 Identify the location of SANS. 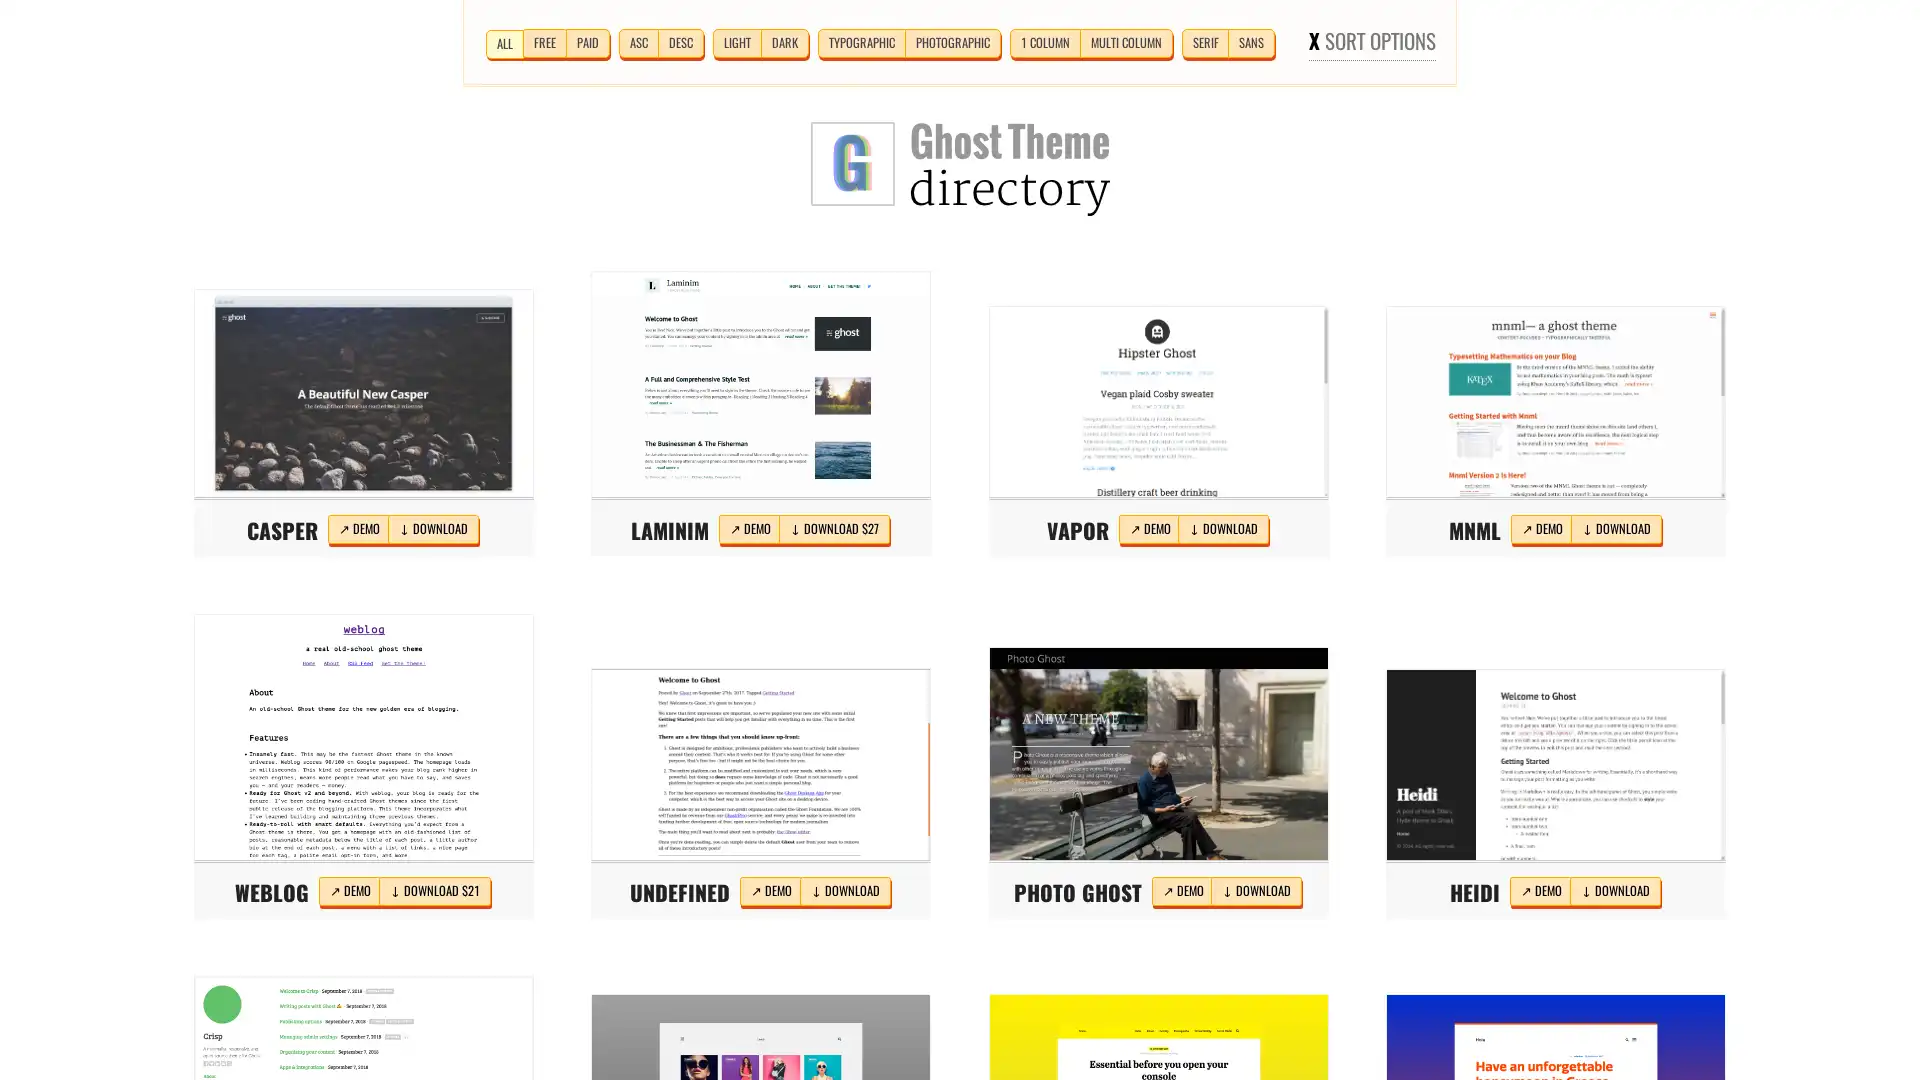
(1250, 42).